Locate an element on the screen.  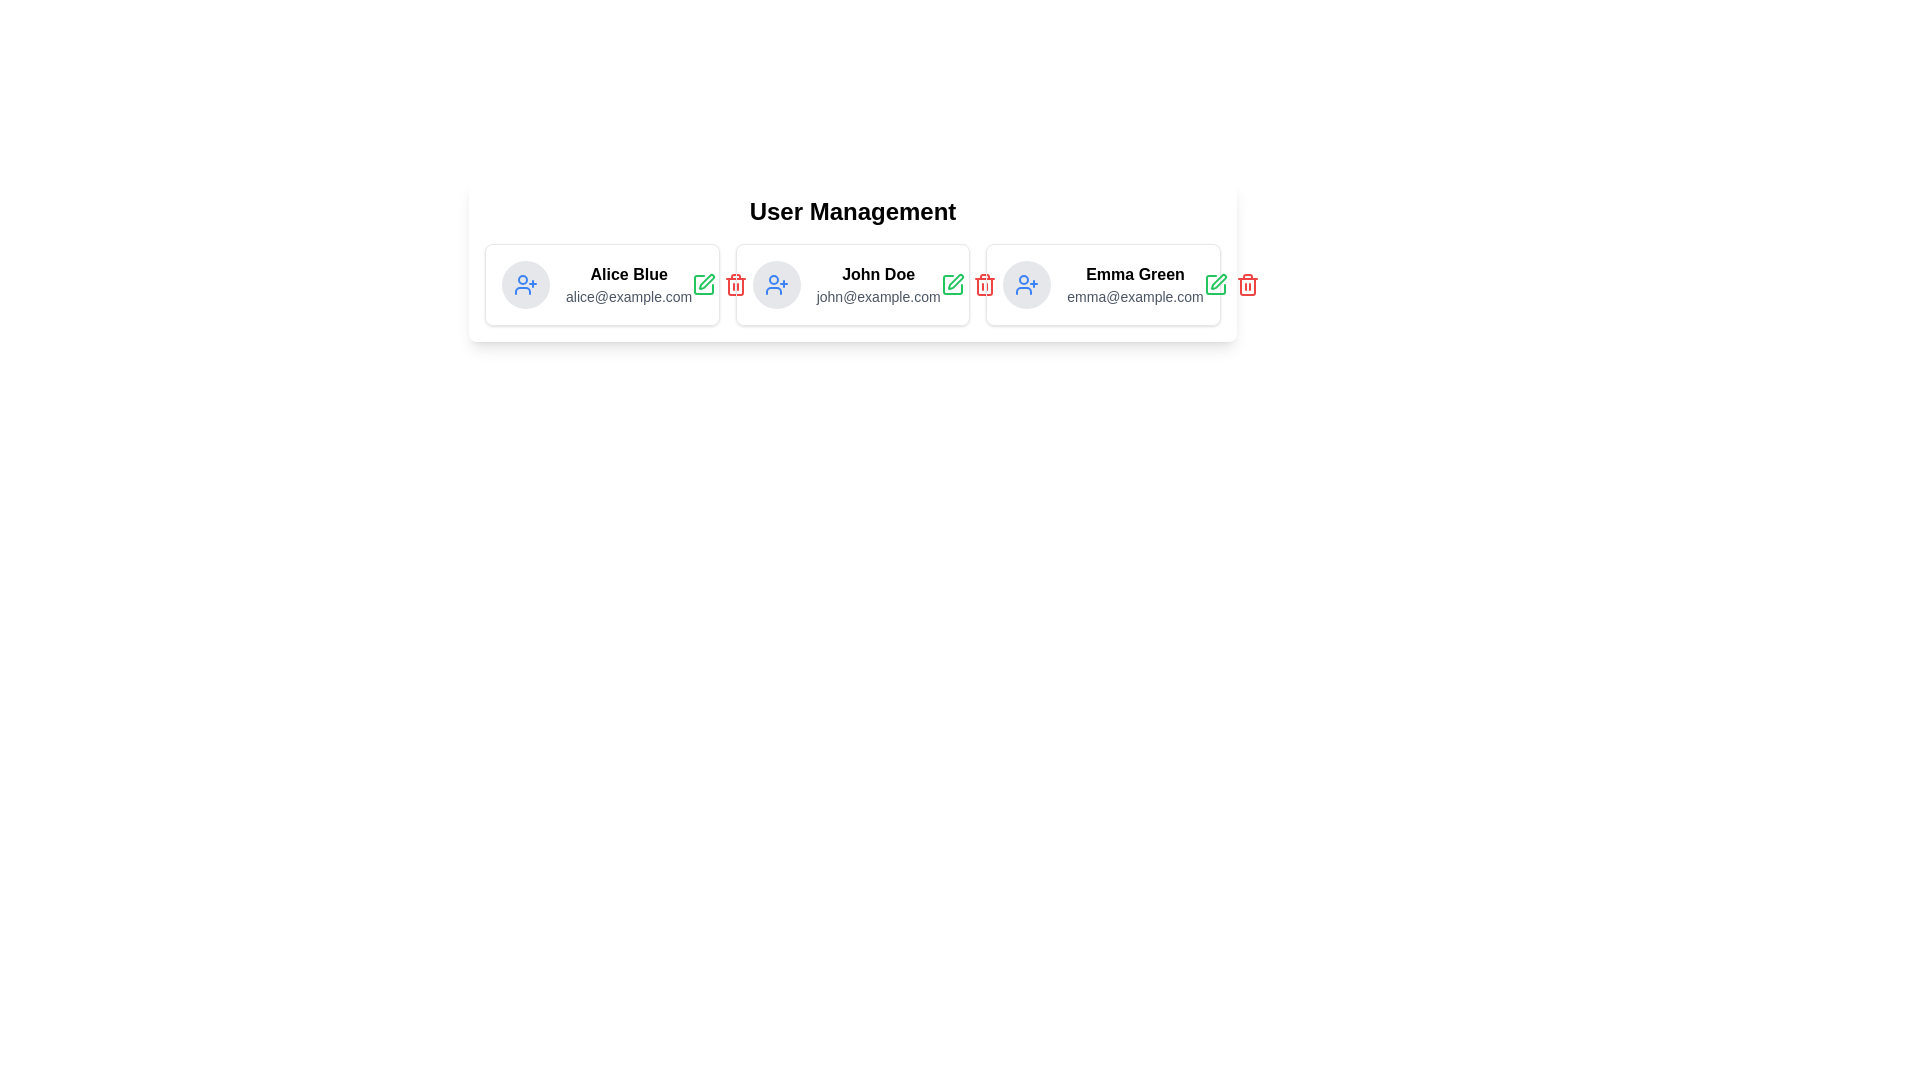
the Information Display Card for 'Alice Blue', which features a rounded profile icon with a user-add symbol and displays the email 'alice@example.com' beneath the title in bold font is located at coordinates (595, 285).